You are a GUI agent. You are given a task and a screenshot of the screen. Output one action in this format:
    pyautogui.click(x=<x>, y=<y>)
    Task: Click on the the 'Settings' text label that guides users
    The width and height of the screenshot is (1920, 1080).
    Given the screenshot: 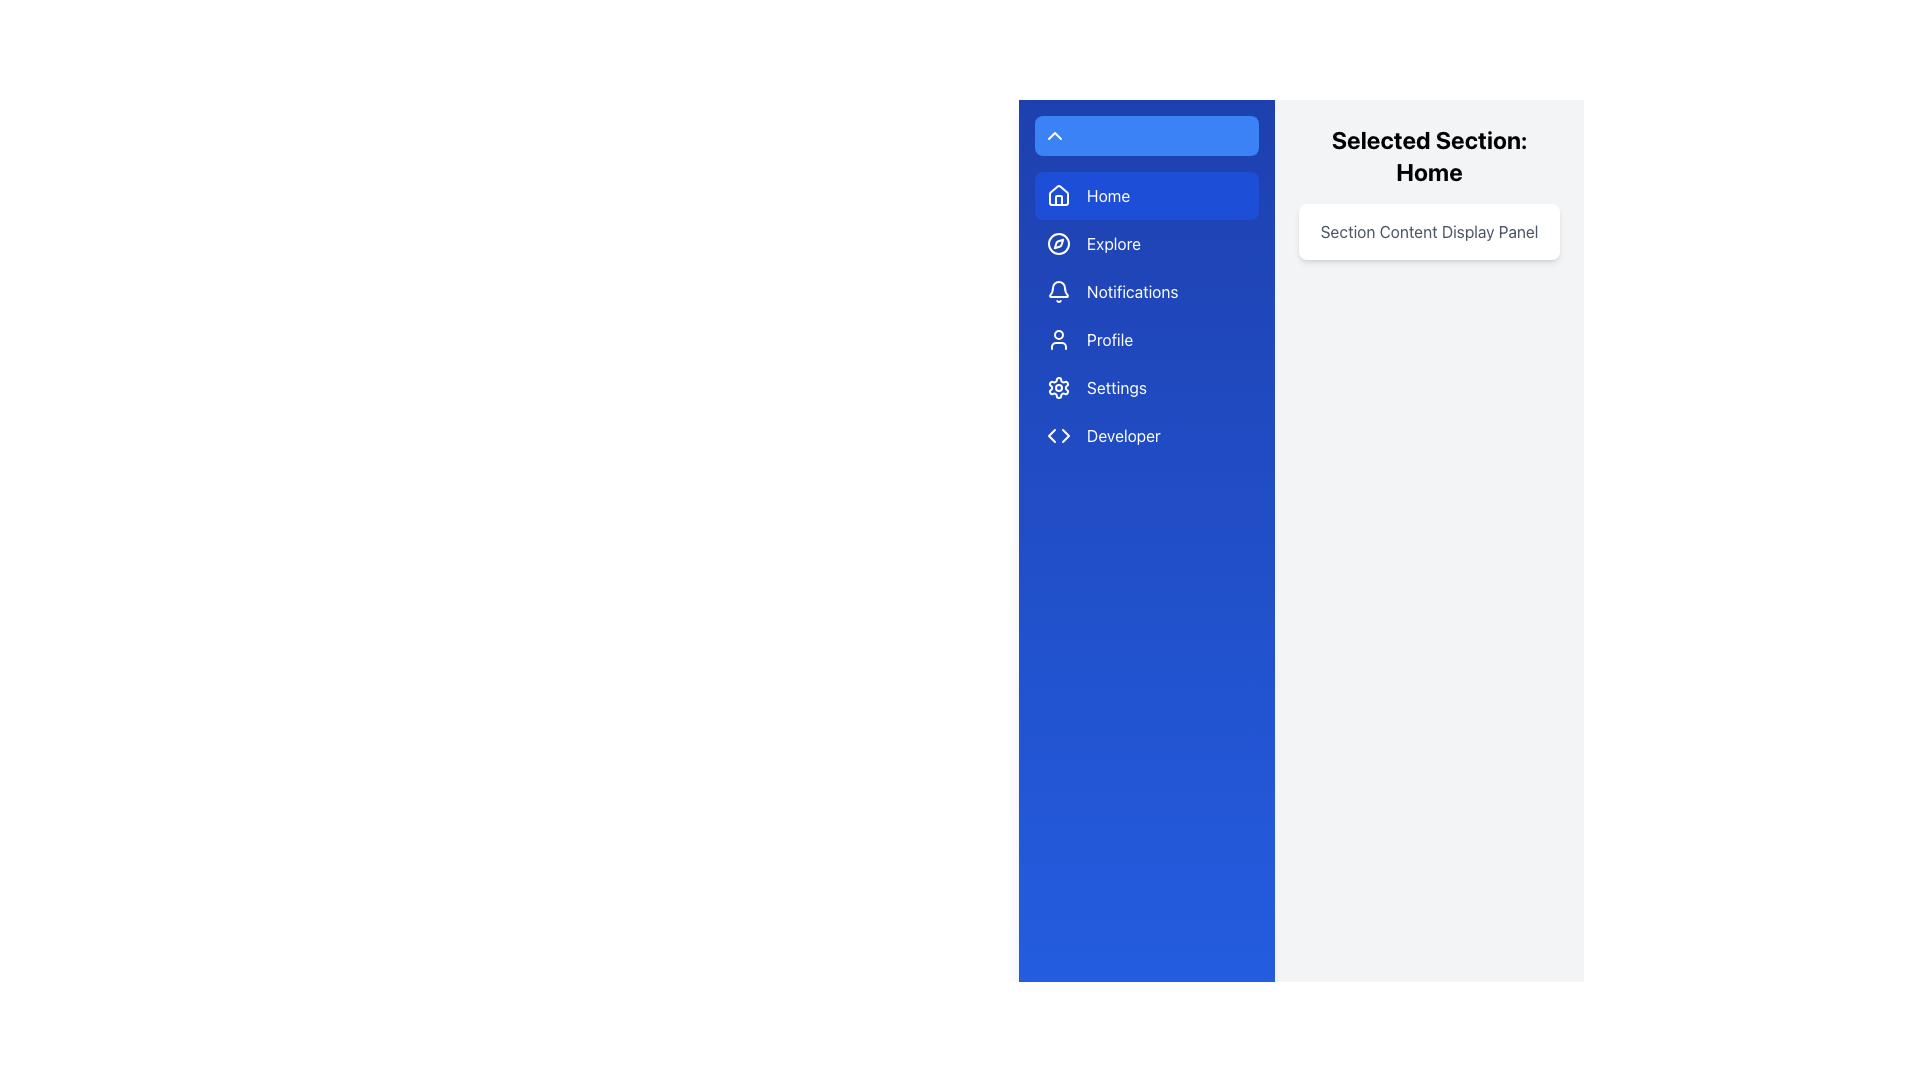 What is the action you would take?
    pyautogui.click(x=1115, y=388)
    